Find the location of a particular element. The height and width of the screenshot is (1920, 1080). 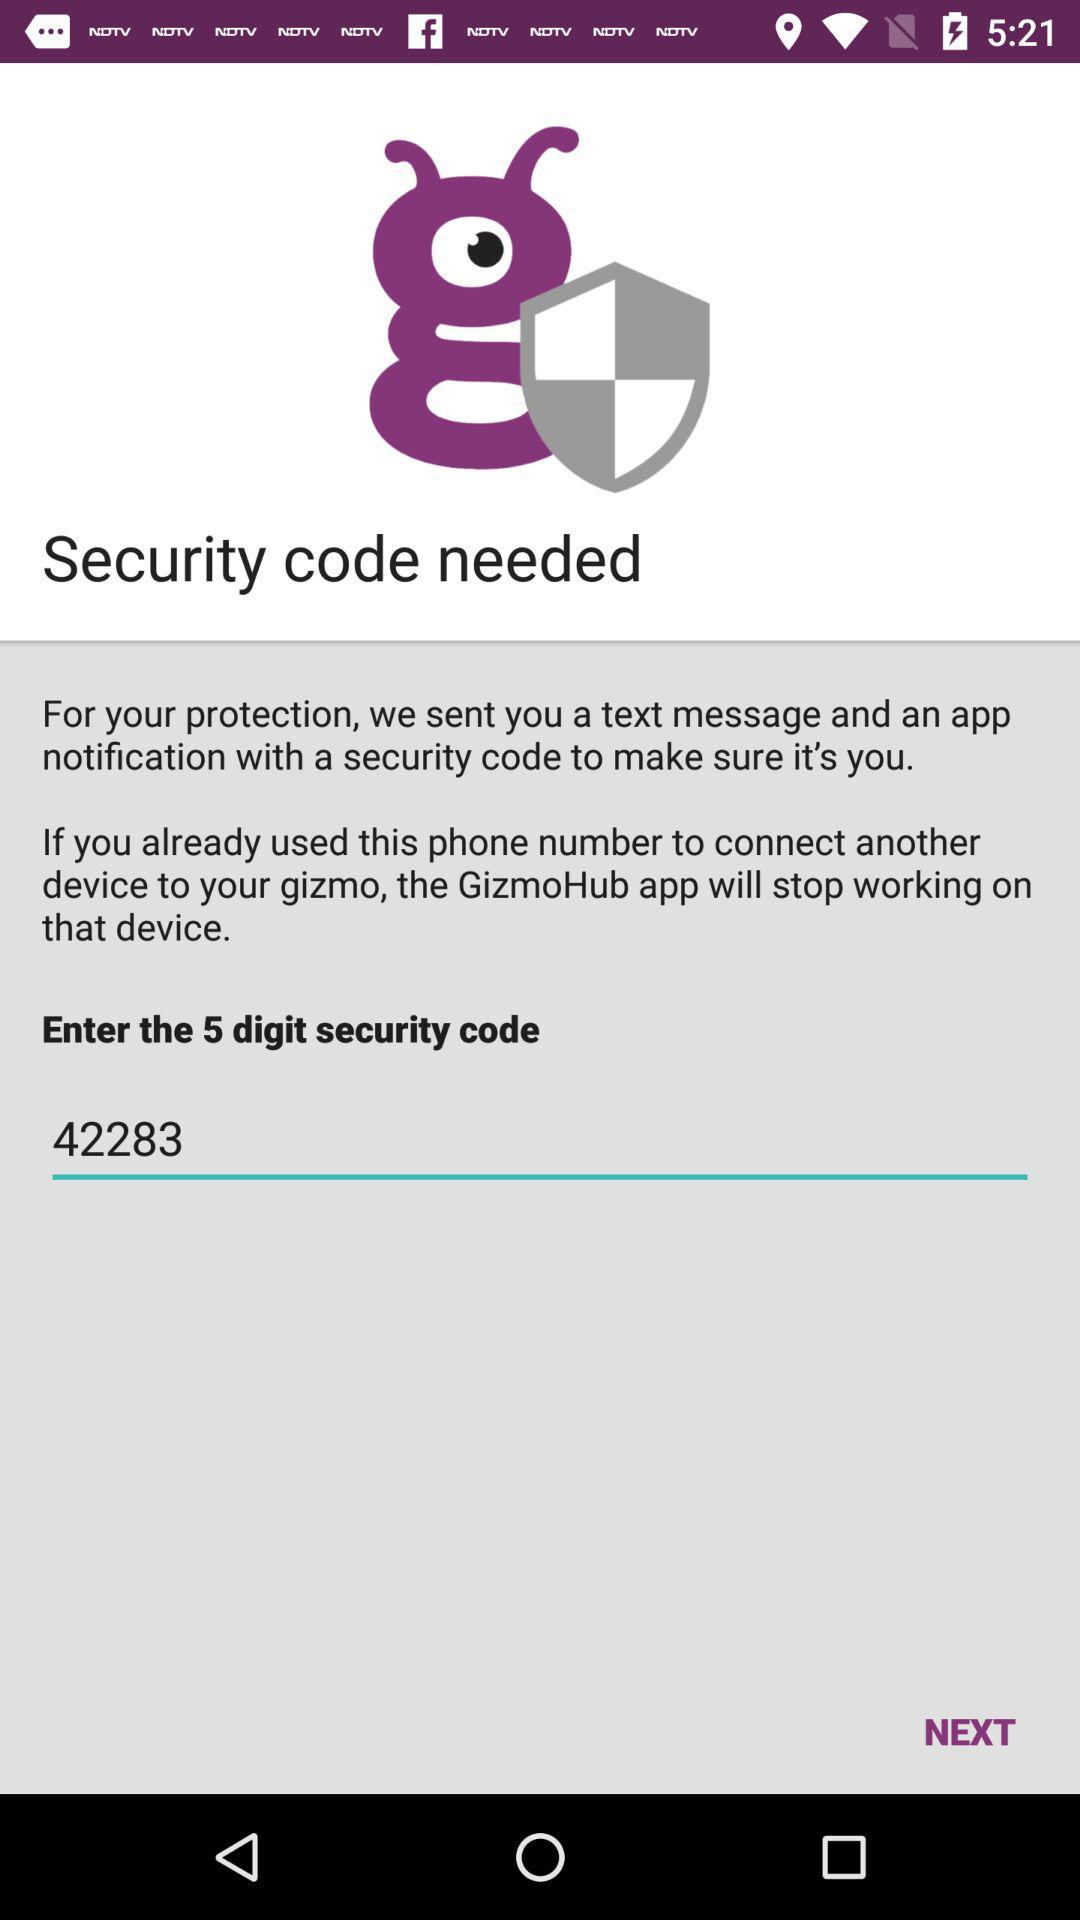

item at the bottom right corner is located at coordinates (968, 1730).